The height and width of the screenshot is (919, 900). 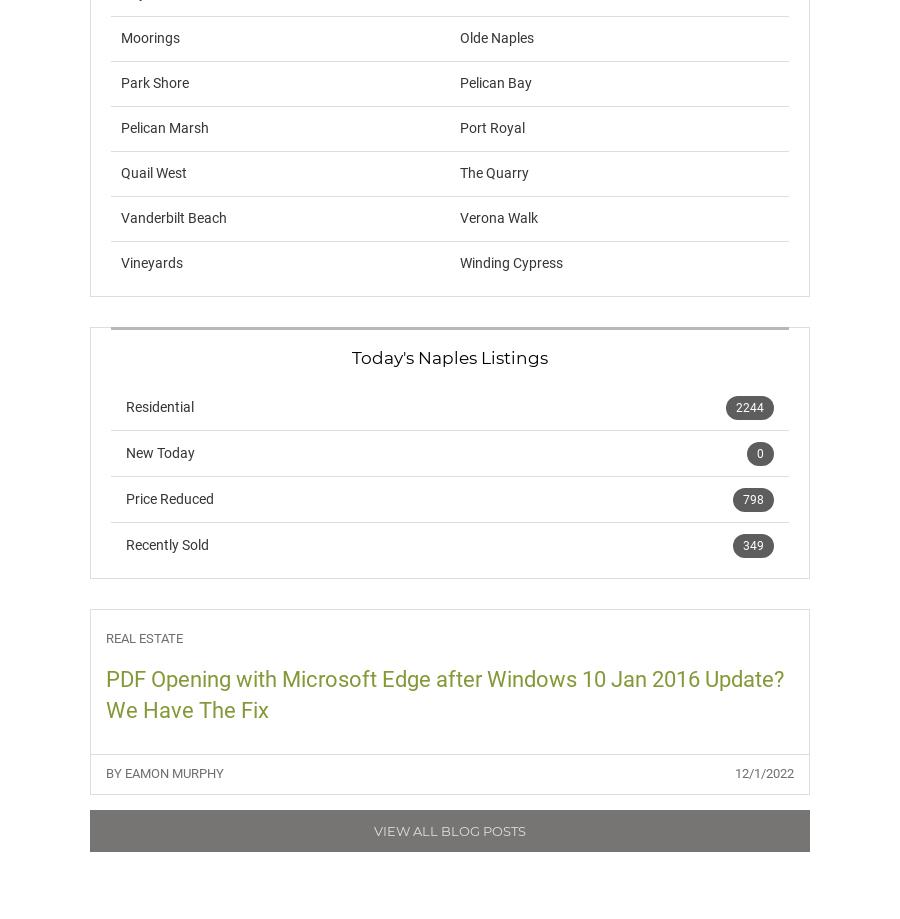 What do you see at coordinates (164, 127) in the screenshot?
I see `'Pelican Marsh'` at bounding box center [164, 127].